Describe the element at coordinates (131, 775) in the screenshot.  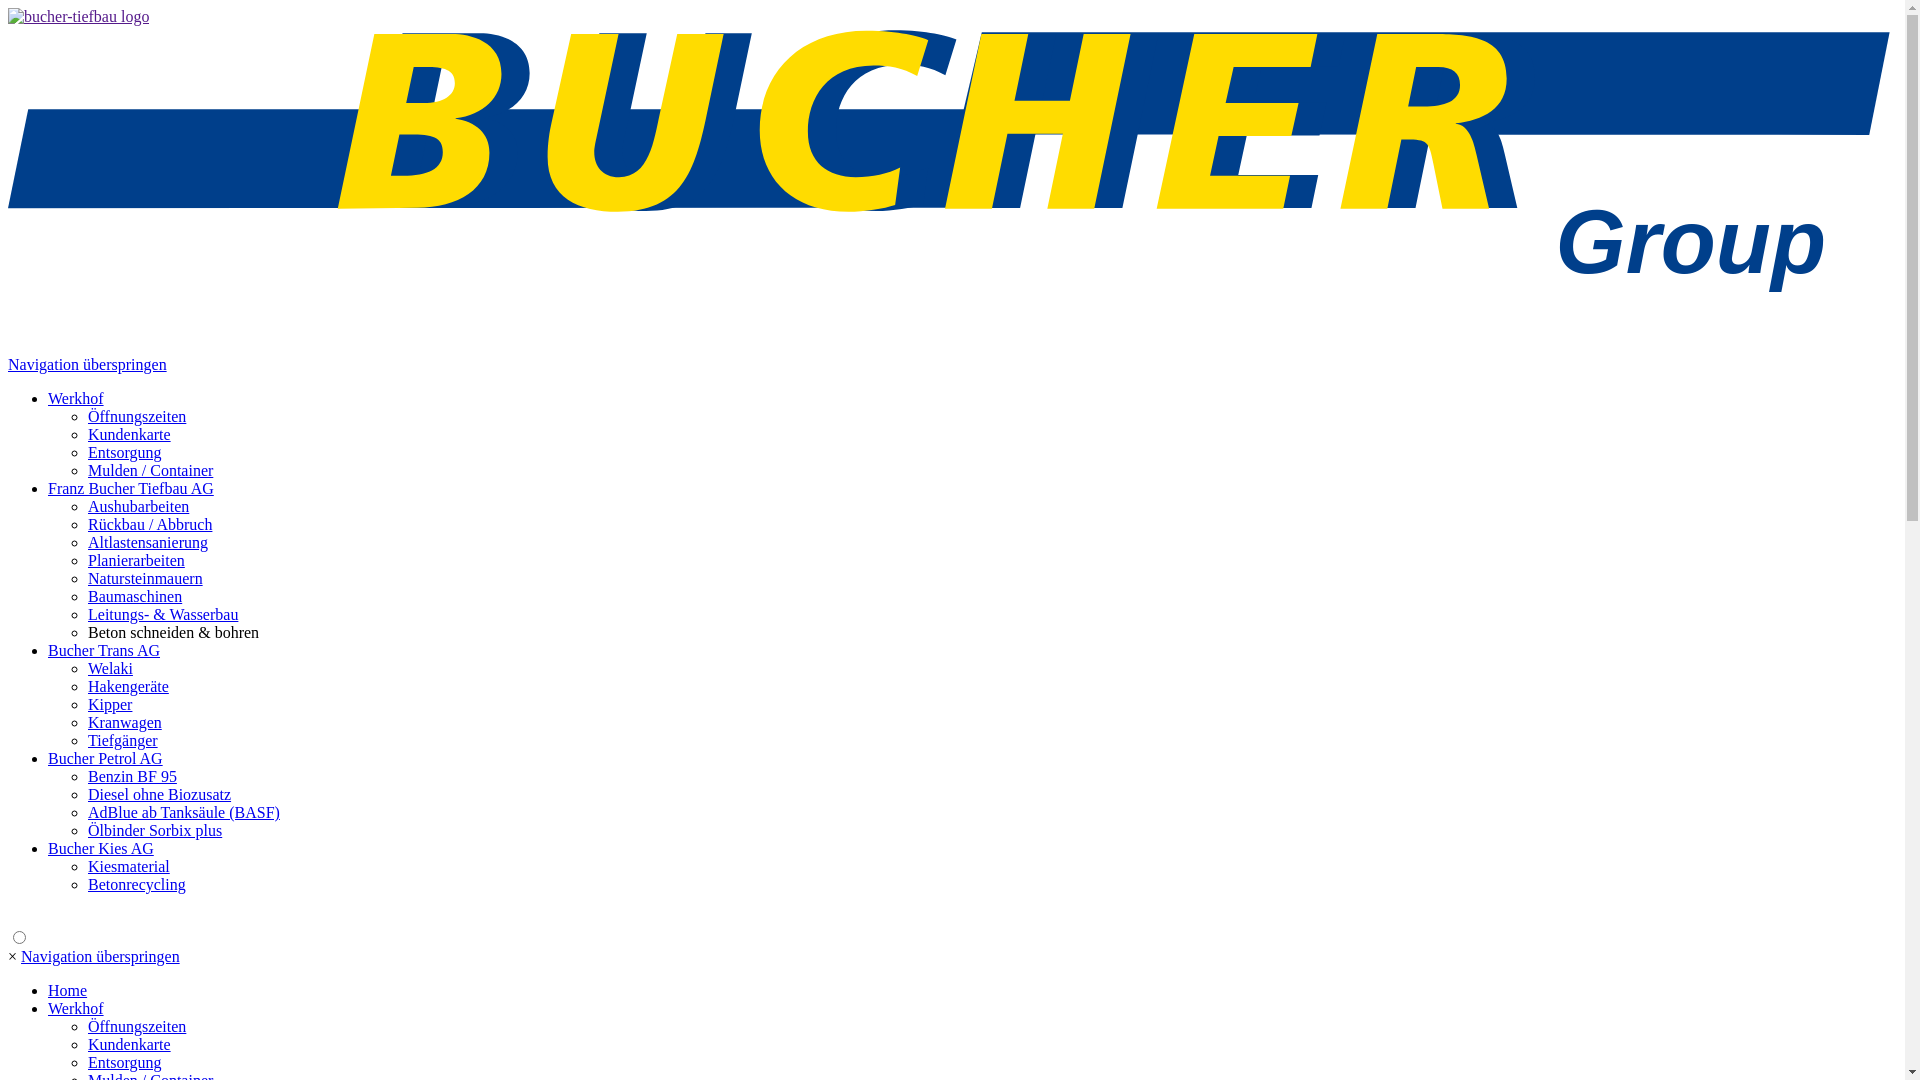
I see `'Benzin BF 95'` at that location.